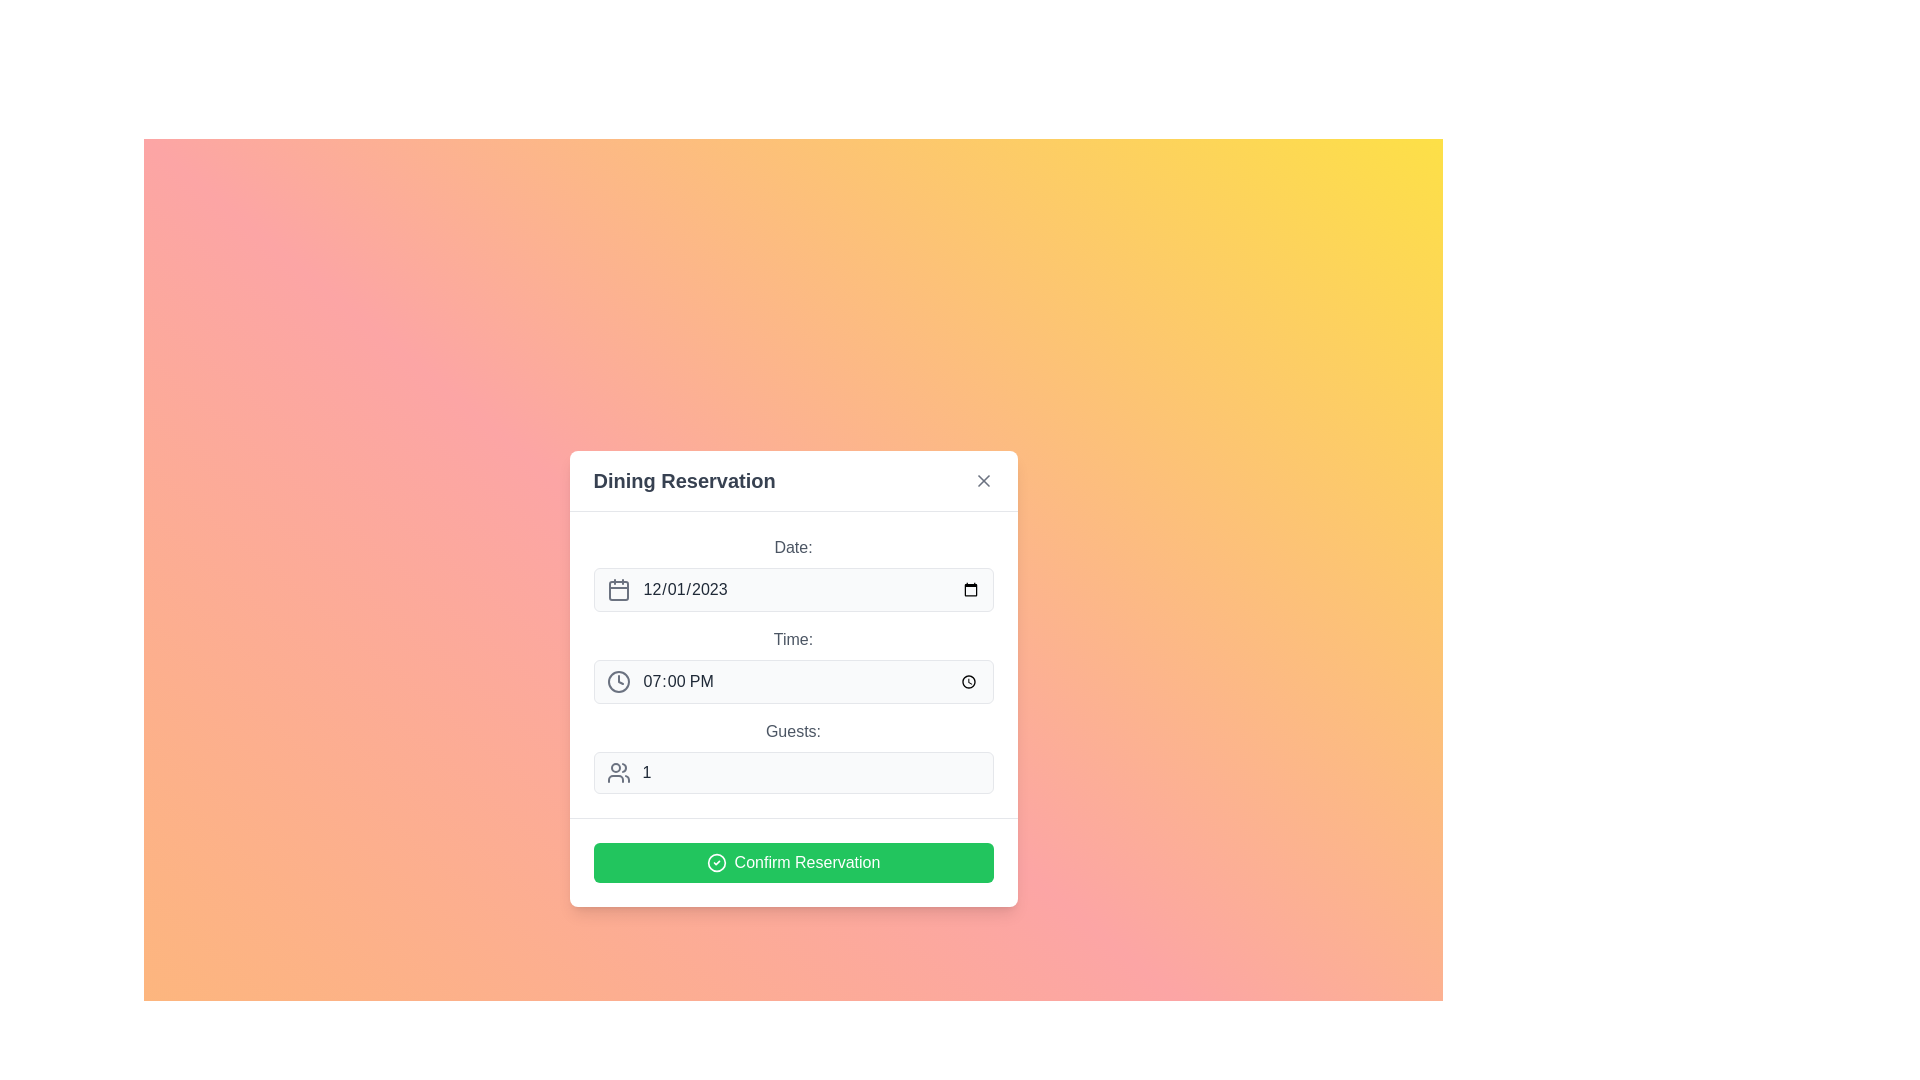 The image size is (1920, 1080). What do you see at coordinates (684, 481) in the screenshot?
I see `text of the bold label that states 'Dining Reservation', located at the center coordinates of the dialog box` at bounding box center [684, 481].